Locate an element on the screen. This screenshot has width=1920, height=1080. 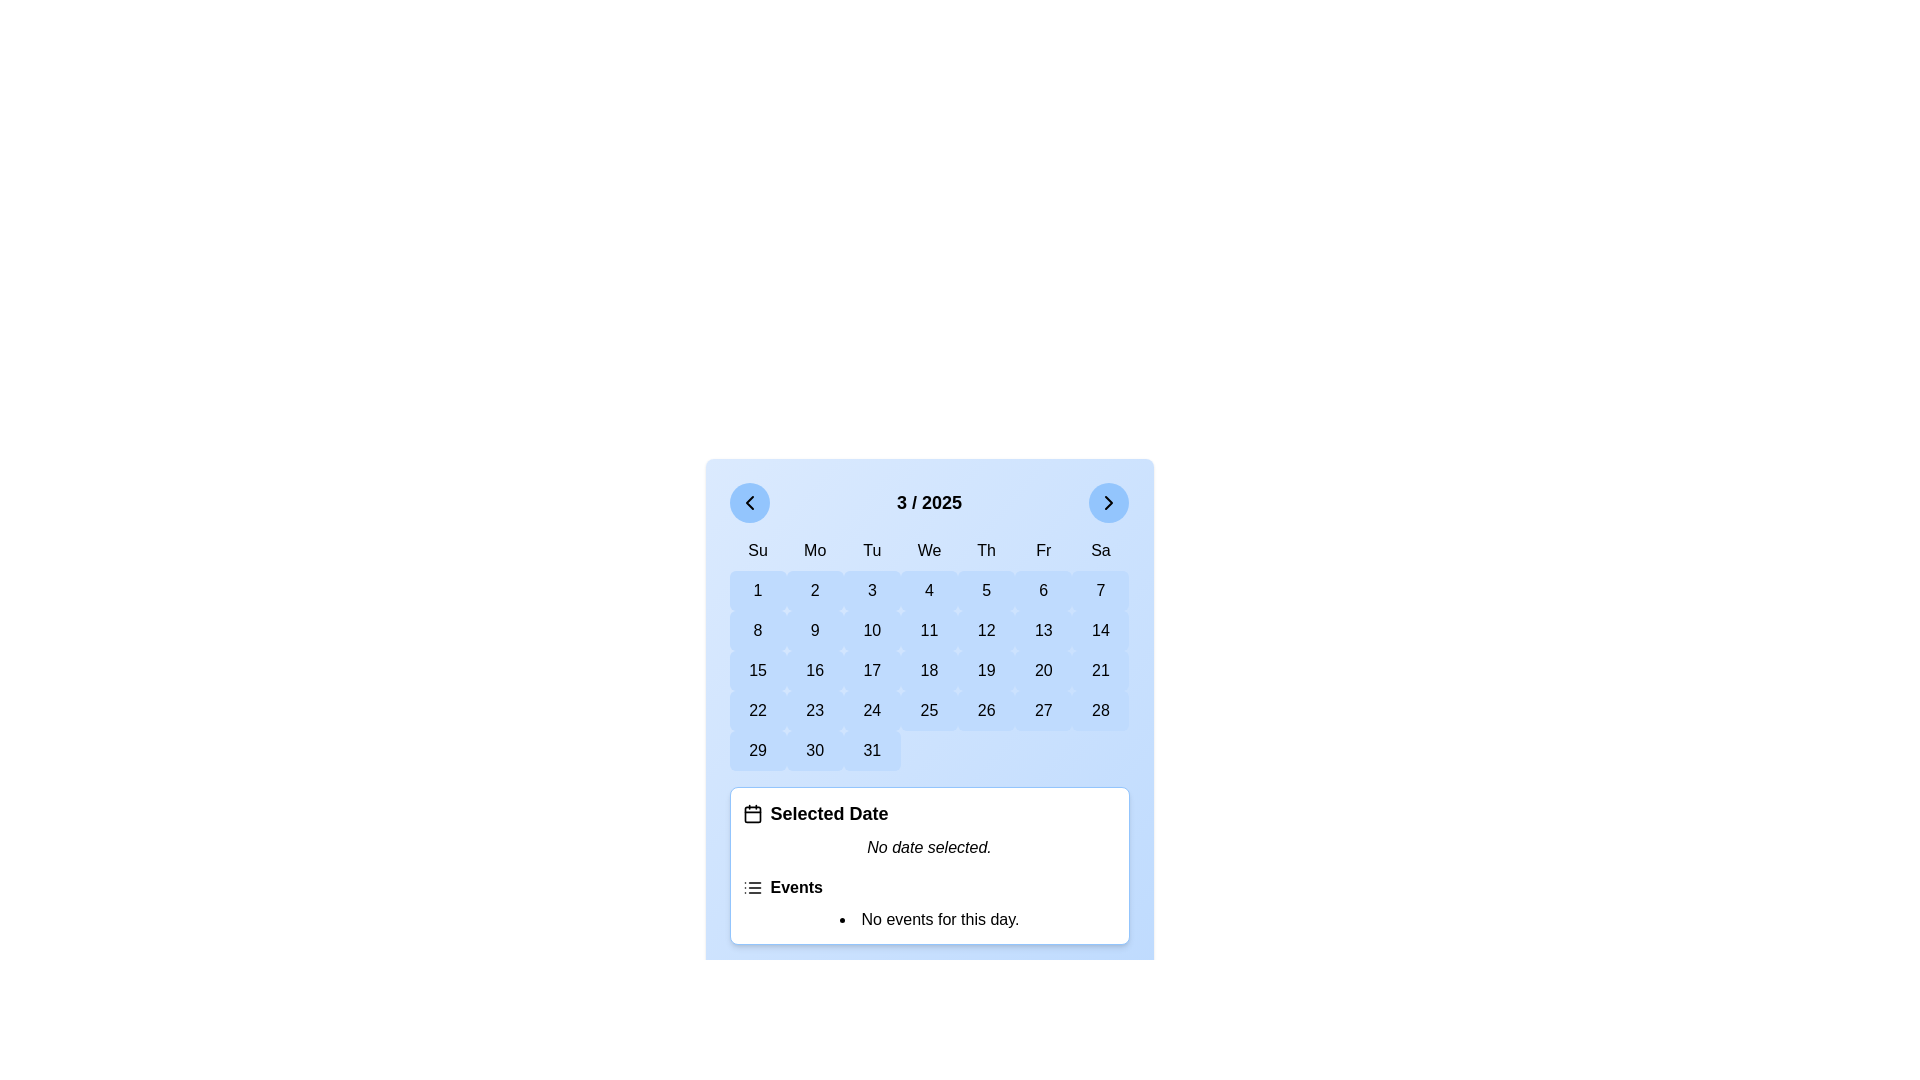
the icon representing a list, styled with a black stroke and three horizontal lines, located to the left of the text 'Events' within a card-like structure beneath a calendar interface is located at coordinates (751, 886).